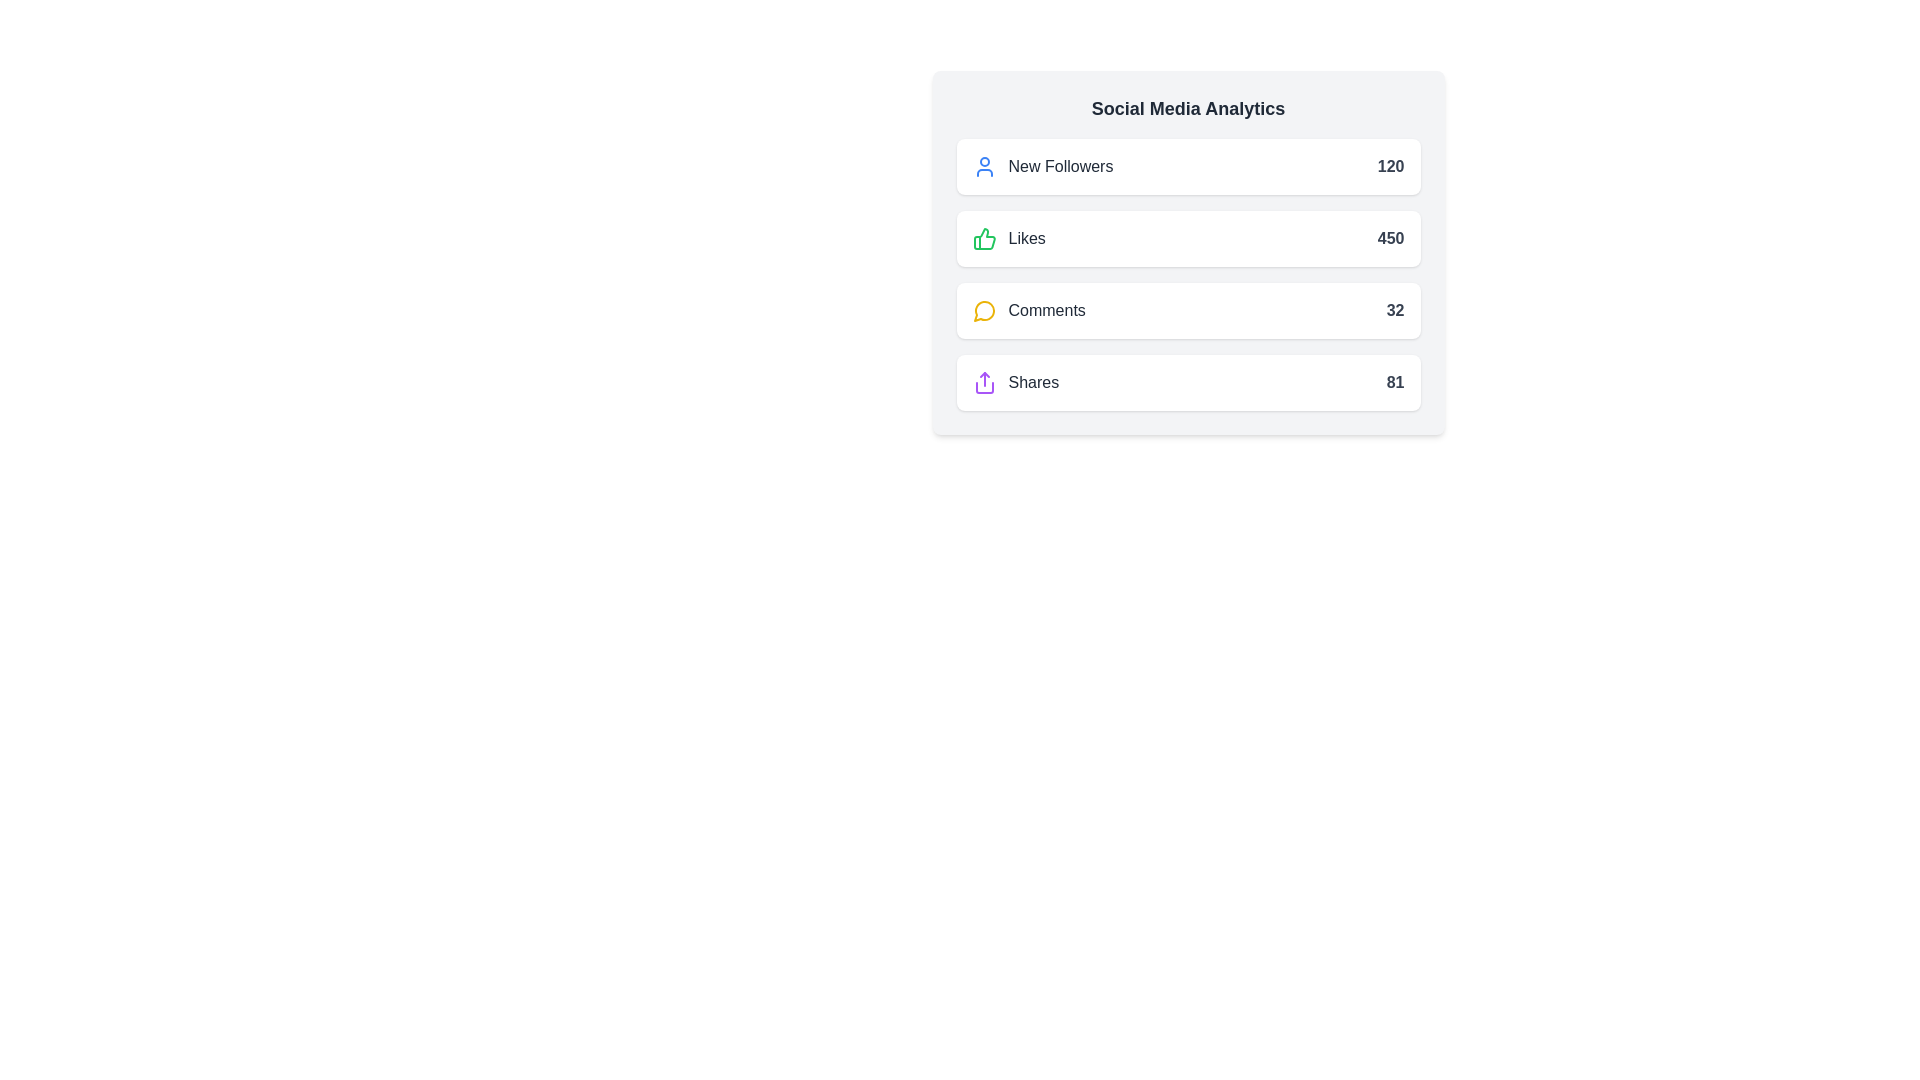 The height and width of the screenshot is (1080, 1920). Describe the element at coordinates (984, 165) in the screenshot. I see `the 'New Followers' icon, which is the first item in the horizontally arranged group located to the left of the text 'New Followers' in the 'Social Media Analytics' section` at that location.